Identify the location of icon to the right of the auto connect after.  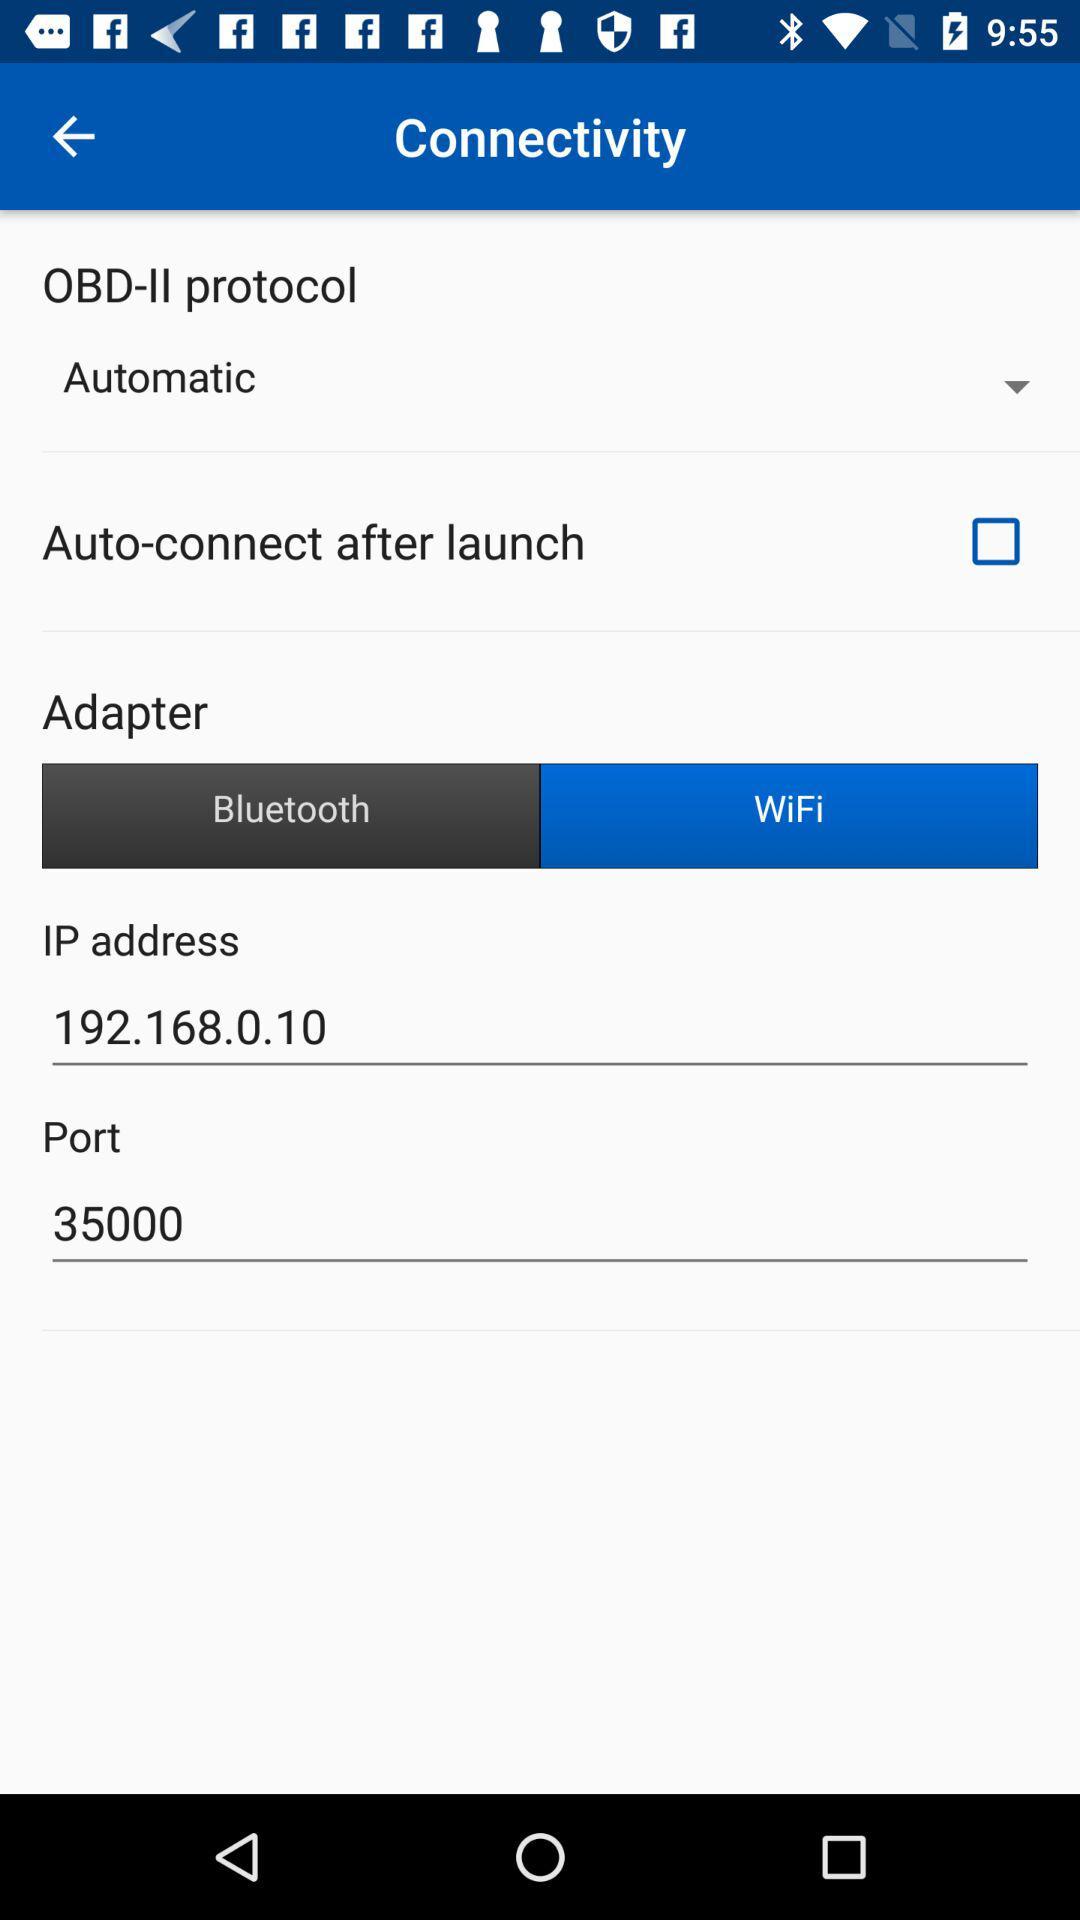
(995, 541).